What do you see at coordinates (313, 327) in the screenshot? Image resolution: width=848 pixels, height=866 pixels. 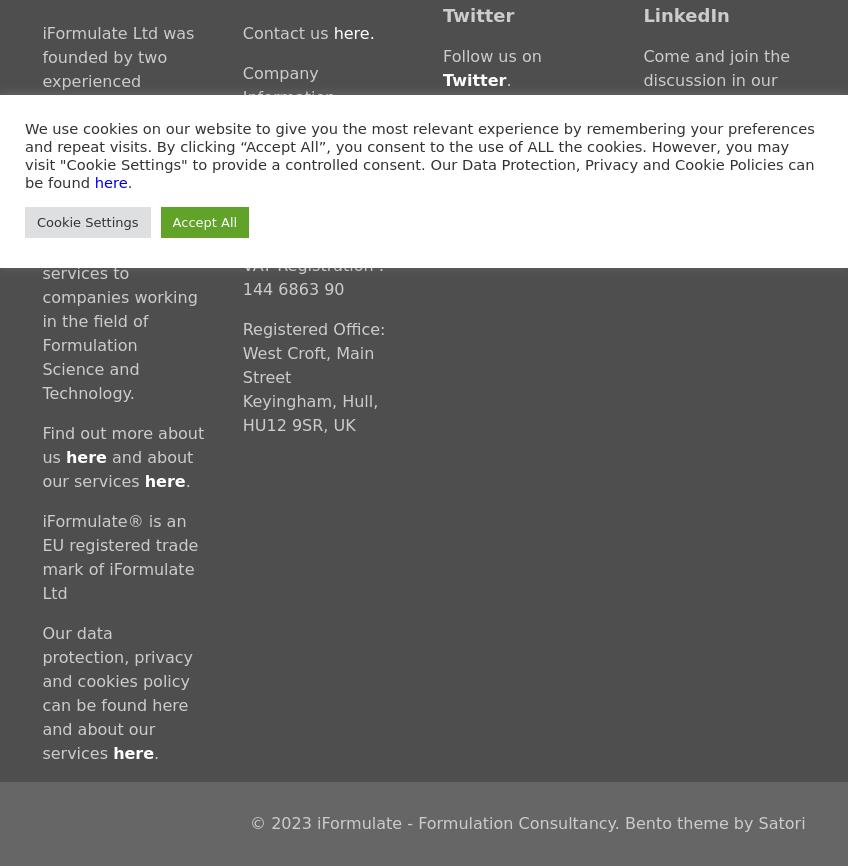 I see `'Registered Office:'` at bounding box center [313, 327].